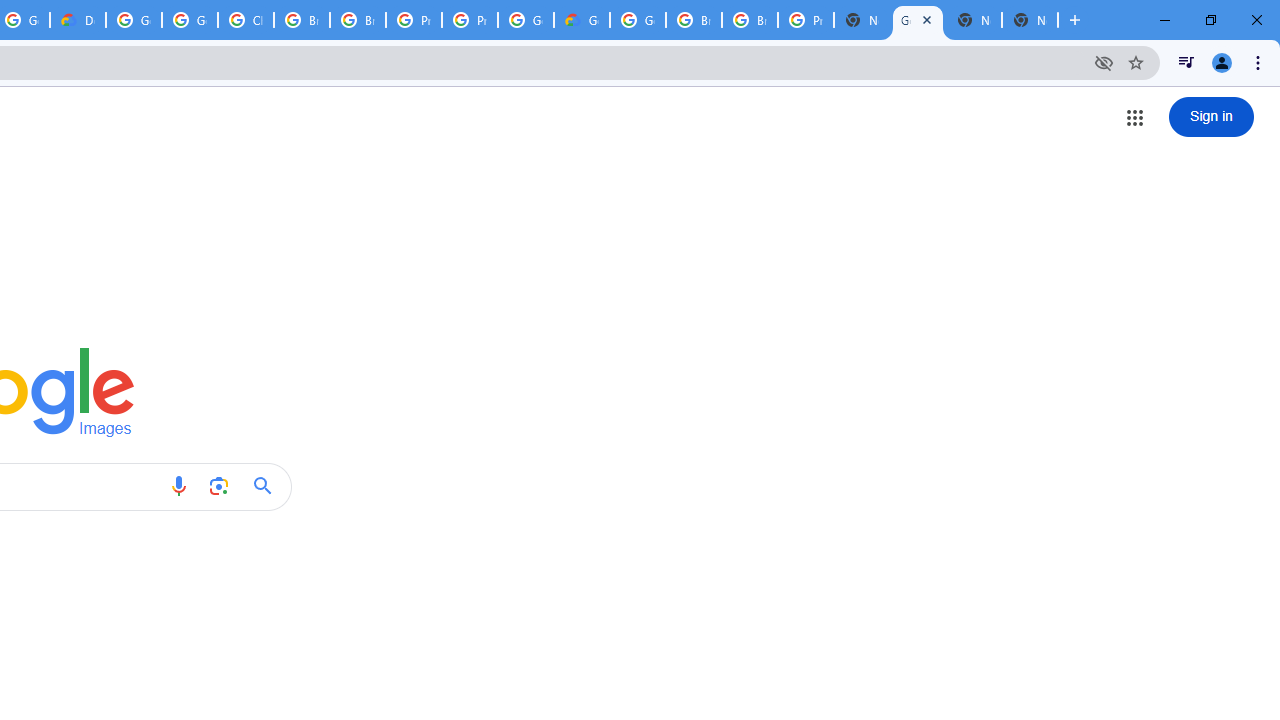 This screenshot has width=1280, height=720. I want to click on 'Google Cloud Estimate Summary', so click(581, 20).